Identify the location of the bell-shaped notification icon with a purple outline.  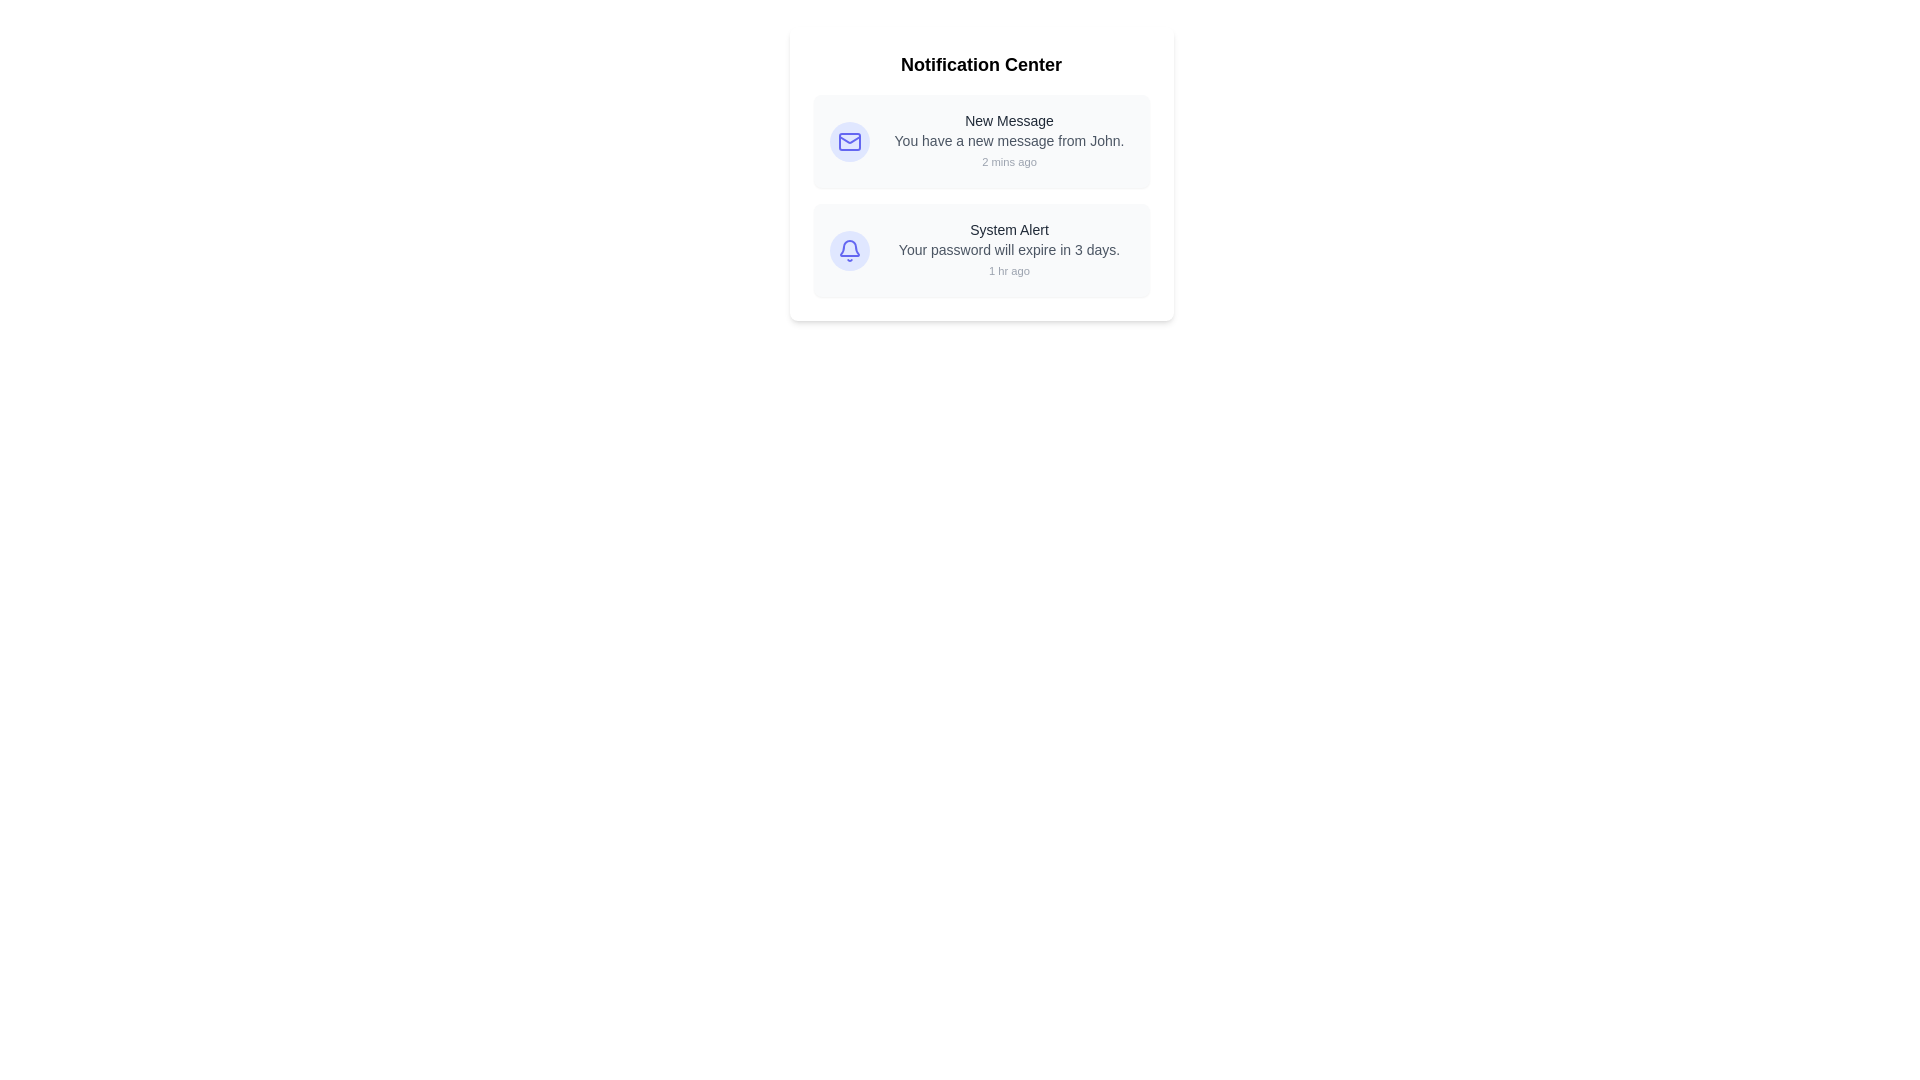
(849, 249).